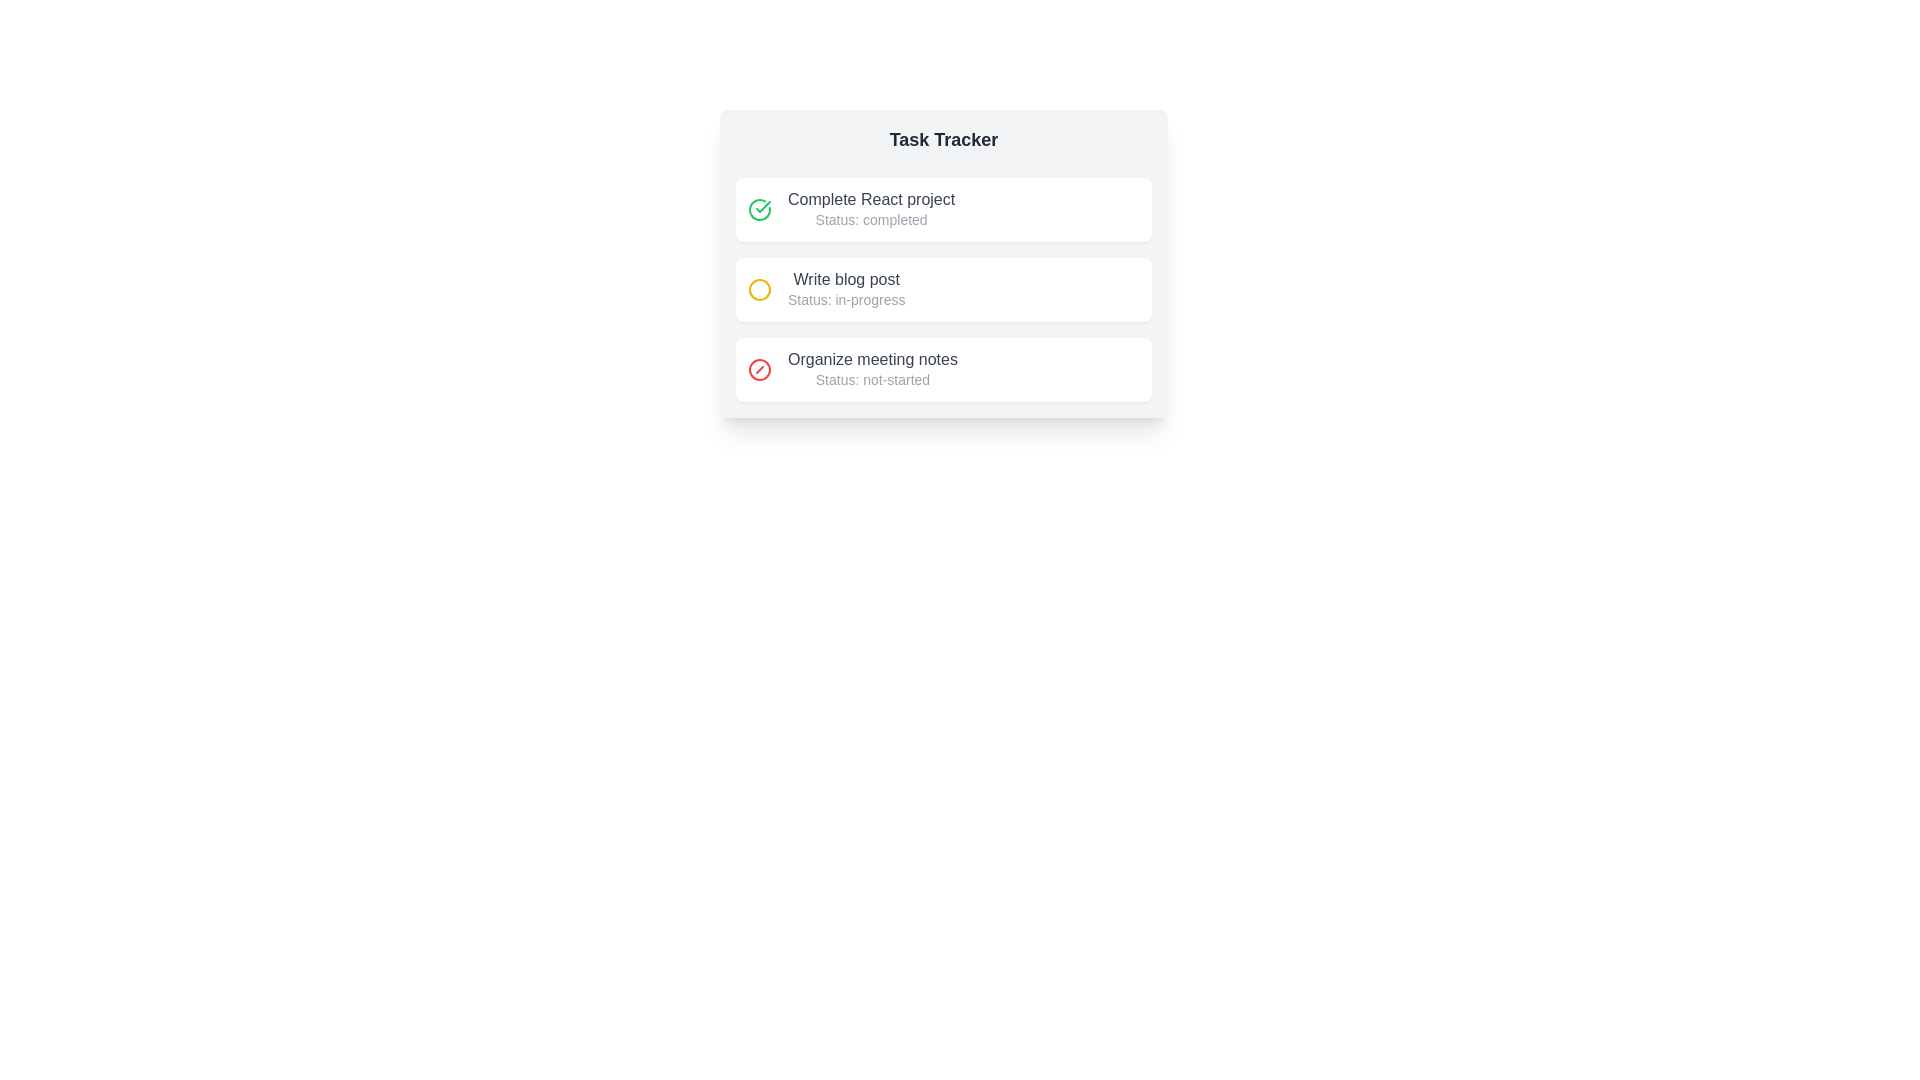  What do you see at coordinates (873, 380) in the screenshot?
I see `the informational text label indicating the status of the task 'Organize meeting notes', which shows it is 'not-started'` at bounding box center [873, 380].